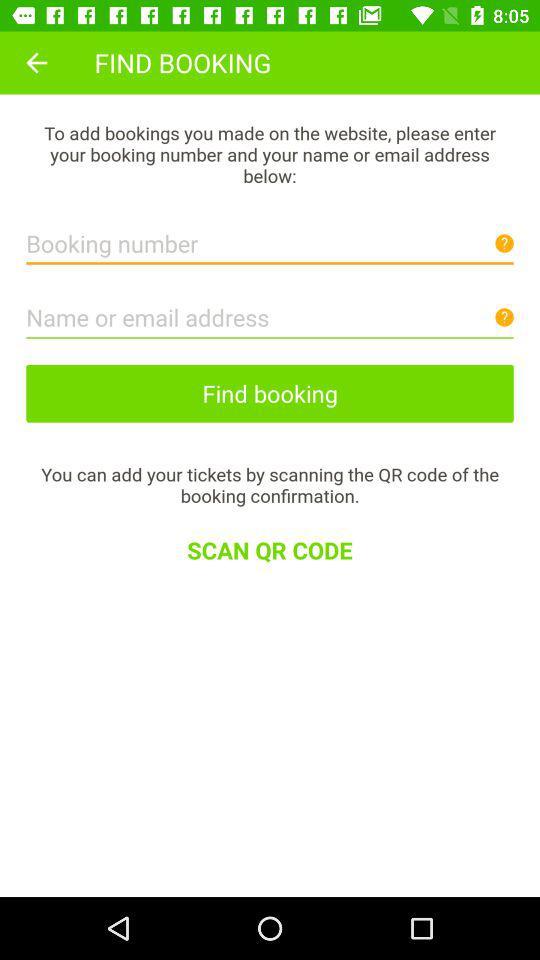 The image size is (540, 960). What do you see at coordinates (270, 238) in the screenshot?
I see `booking number here` at bounding box center [270, 238].